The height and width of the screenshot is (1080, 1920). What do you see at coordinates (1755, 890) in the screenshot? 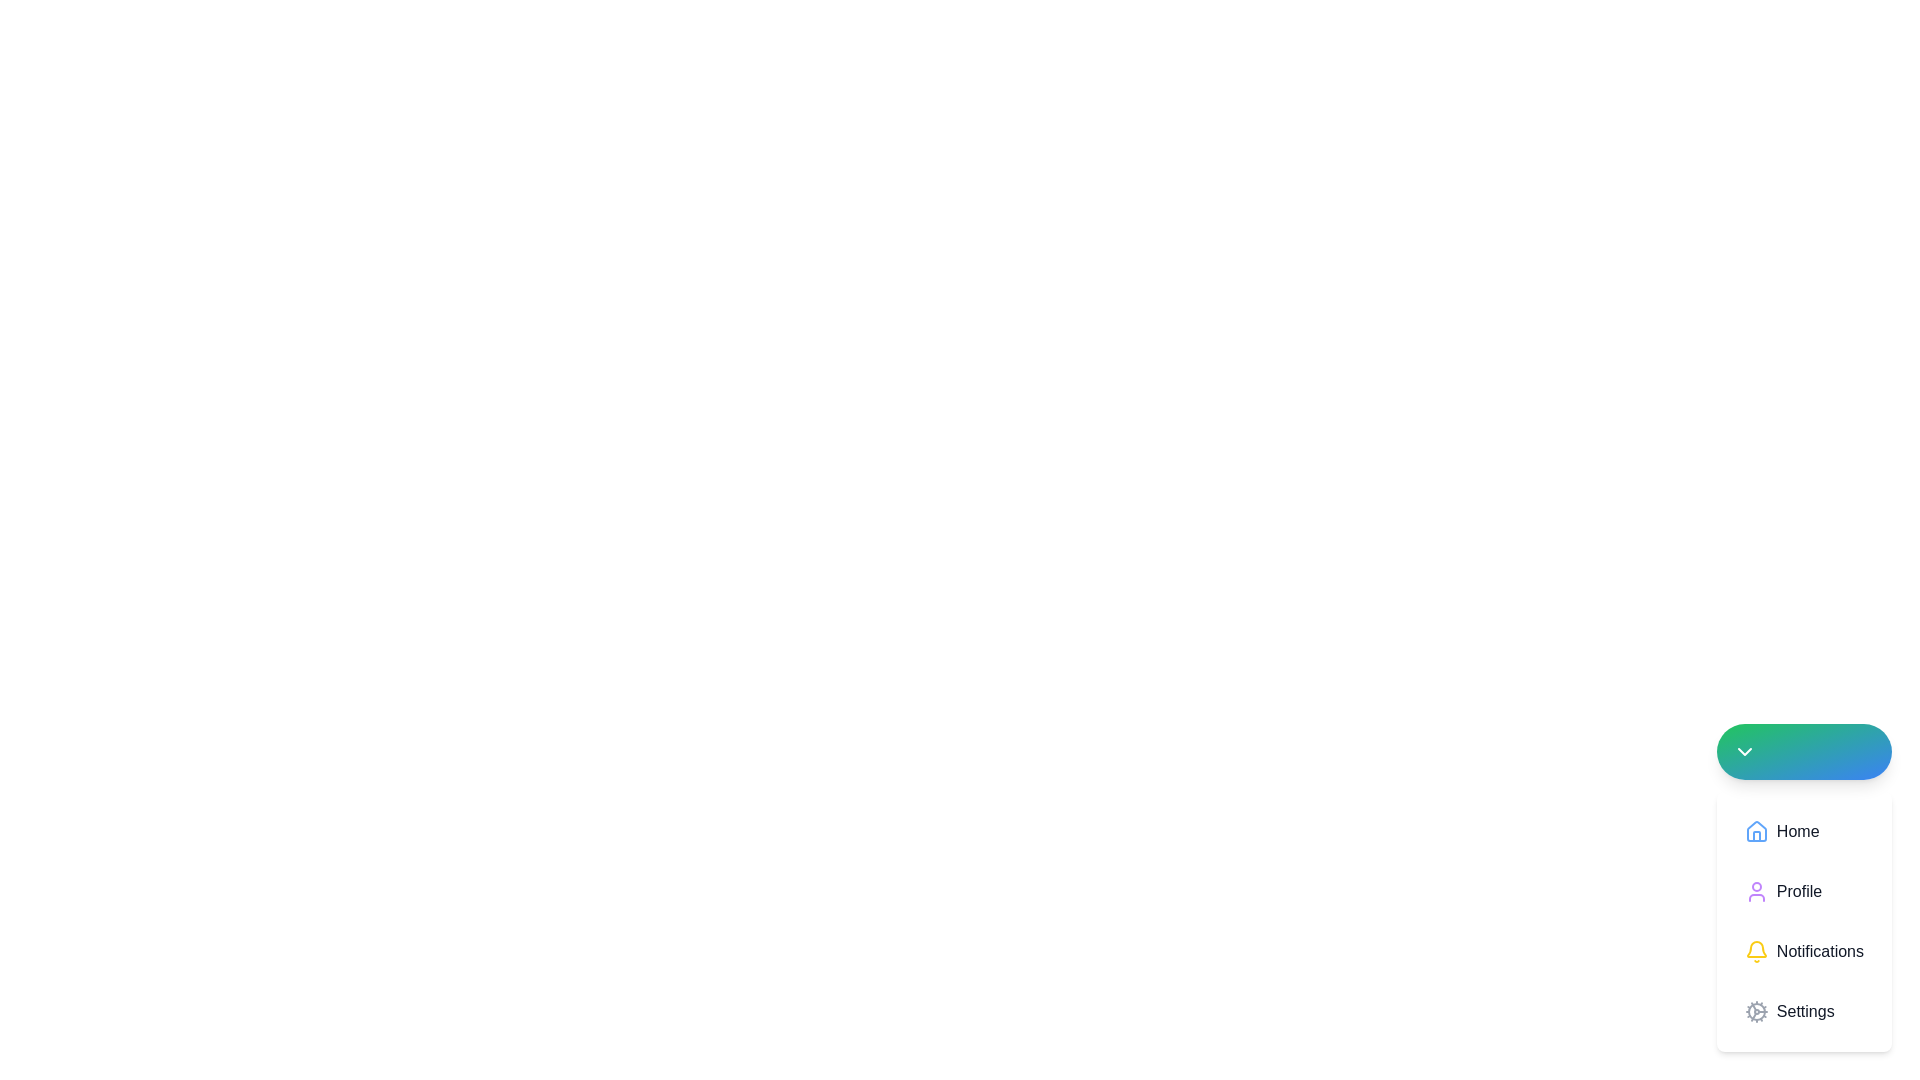
I see `the 'Profile' icon` at bounding box center [1755, 890].